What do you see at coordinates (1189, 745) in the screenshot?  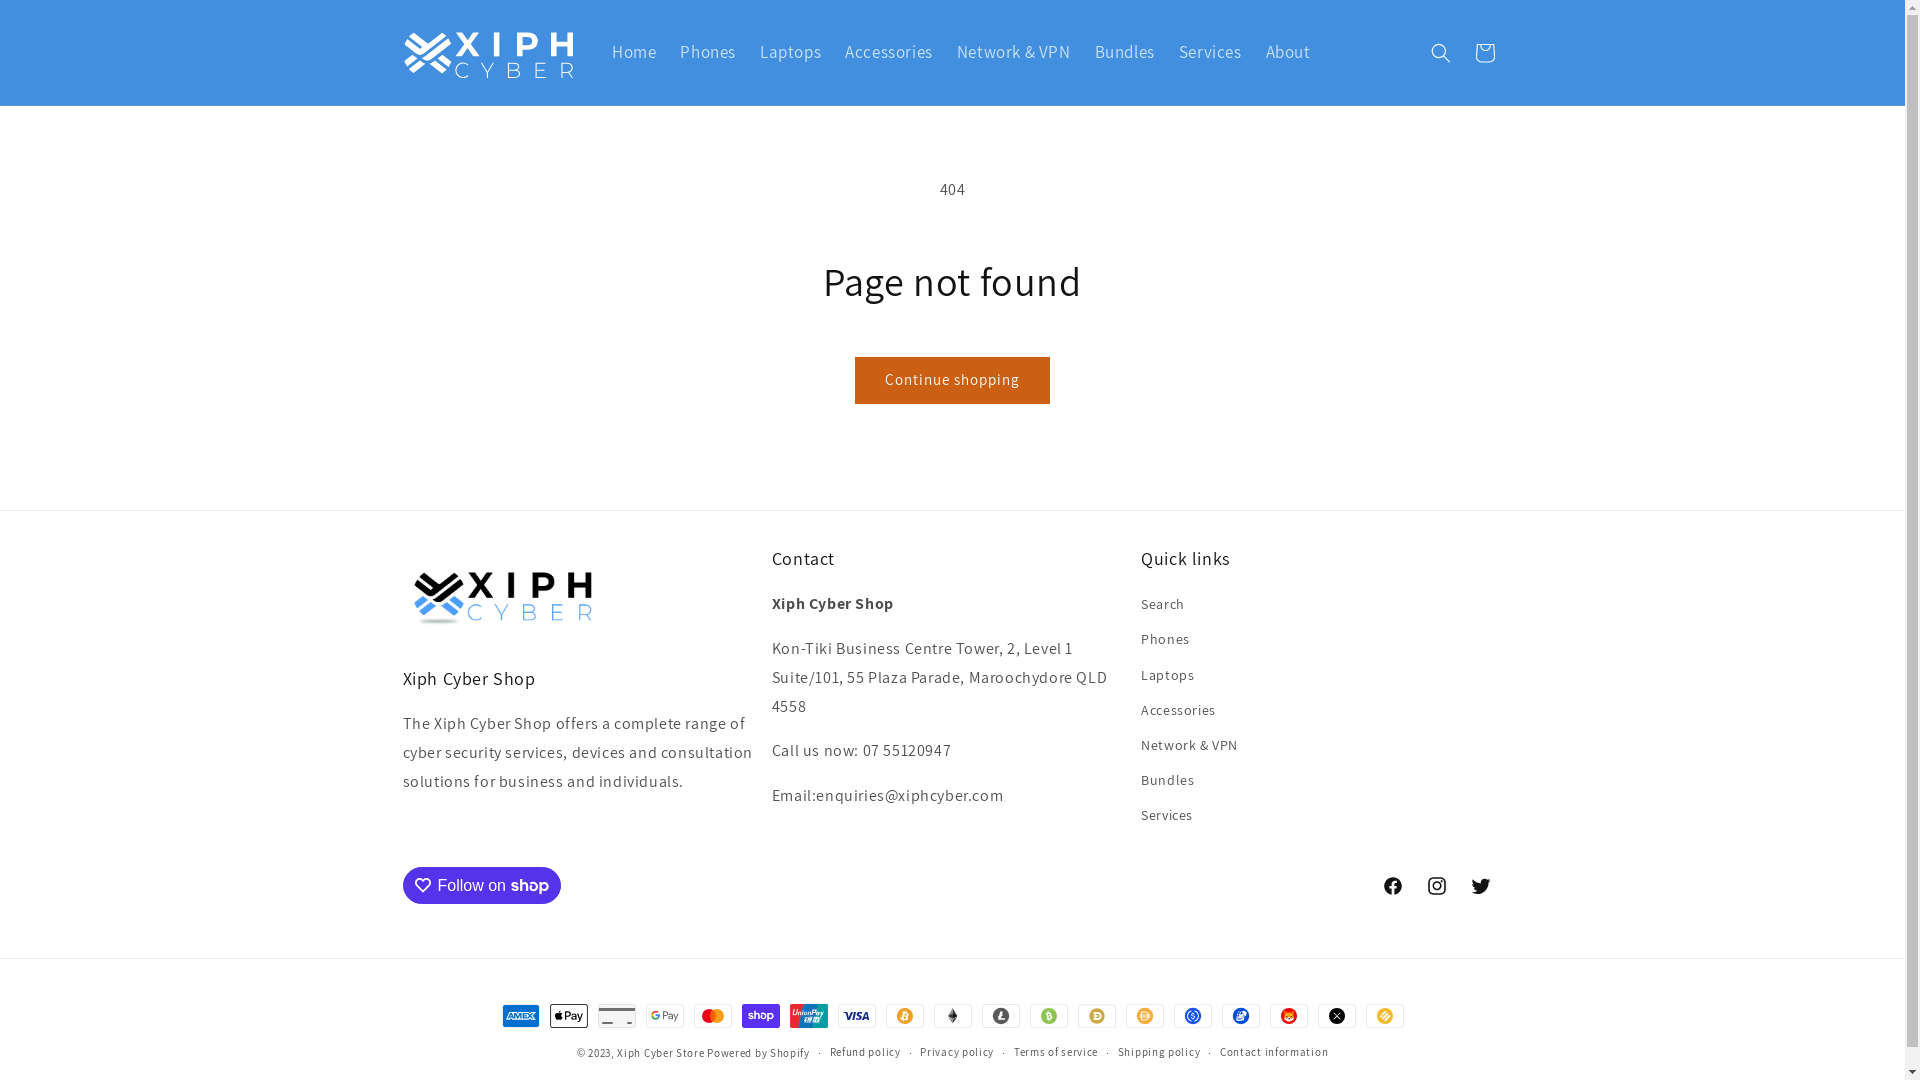 I see `'Network & VPN'` at bounding box center [1189, 745].